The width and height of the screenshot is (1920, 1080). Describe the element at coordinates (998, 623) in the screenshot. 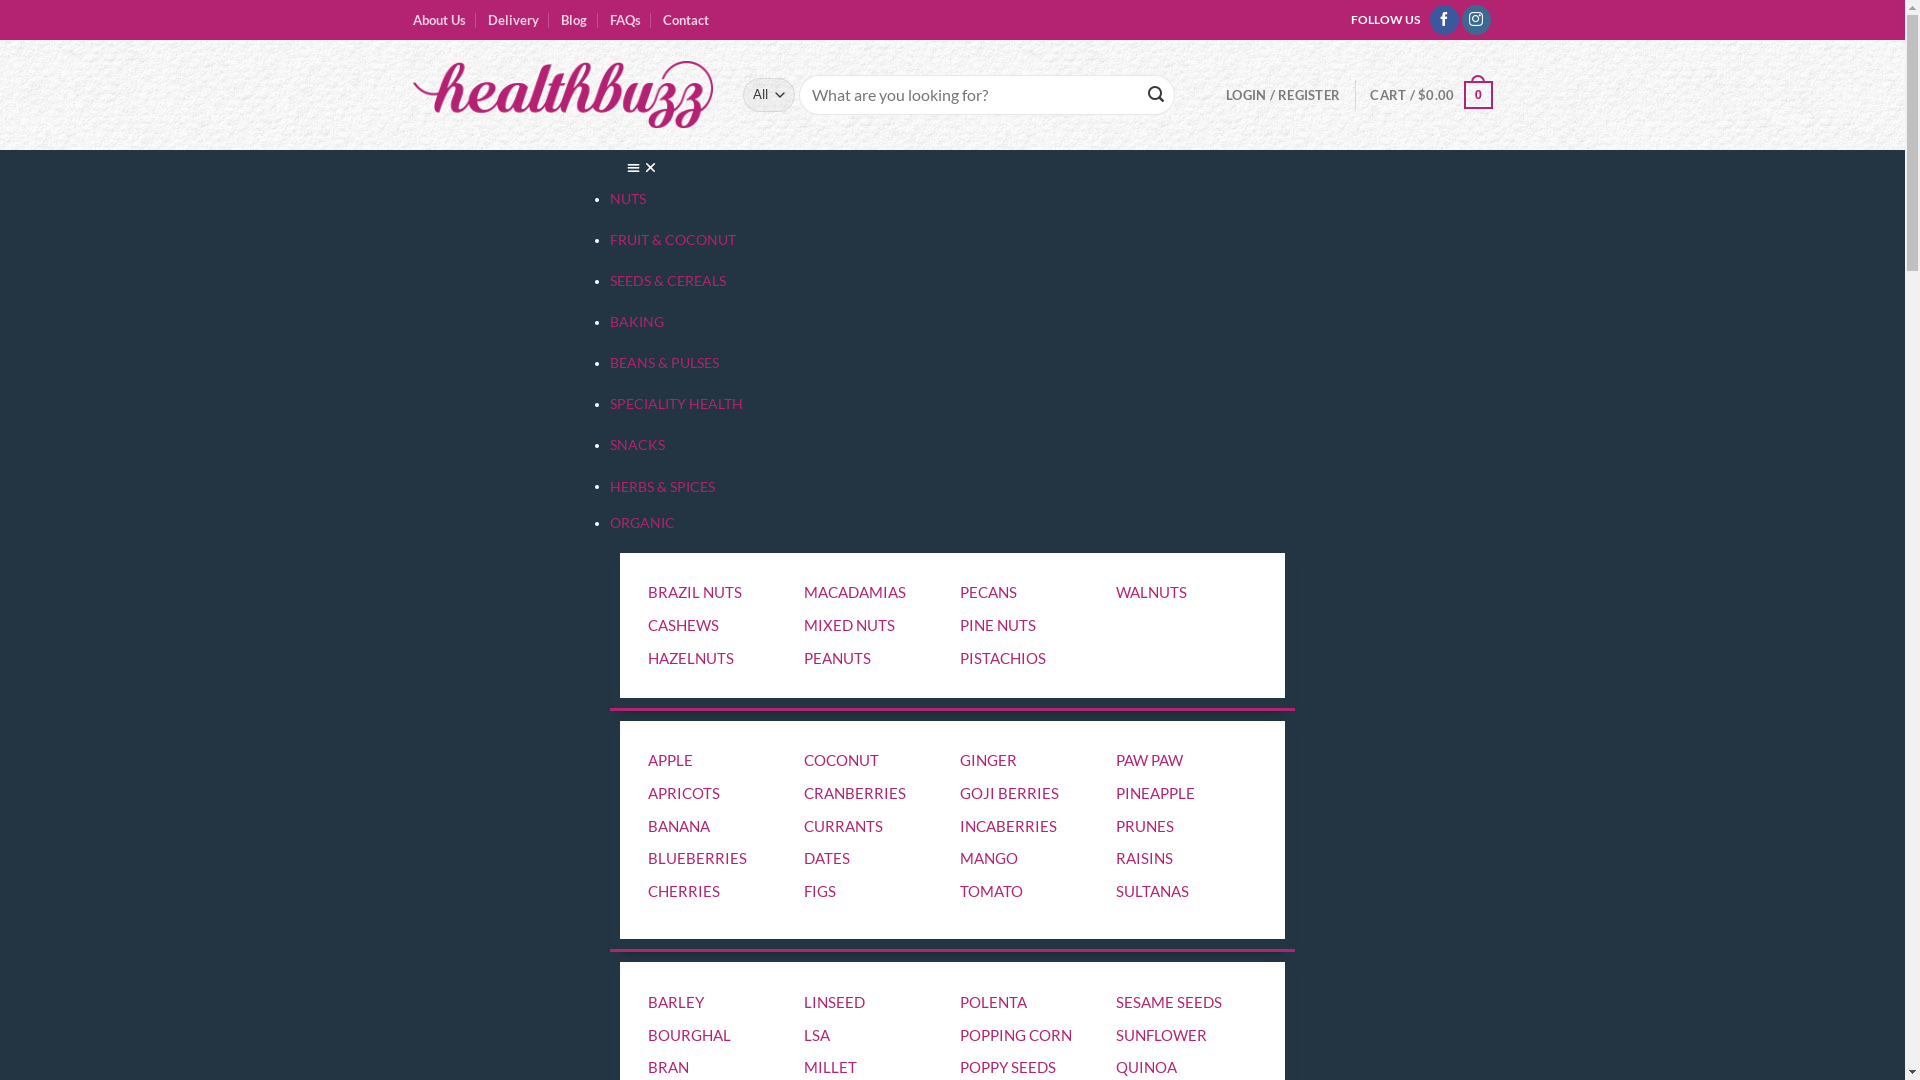

I see `'PINE NUTS'` at that location.